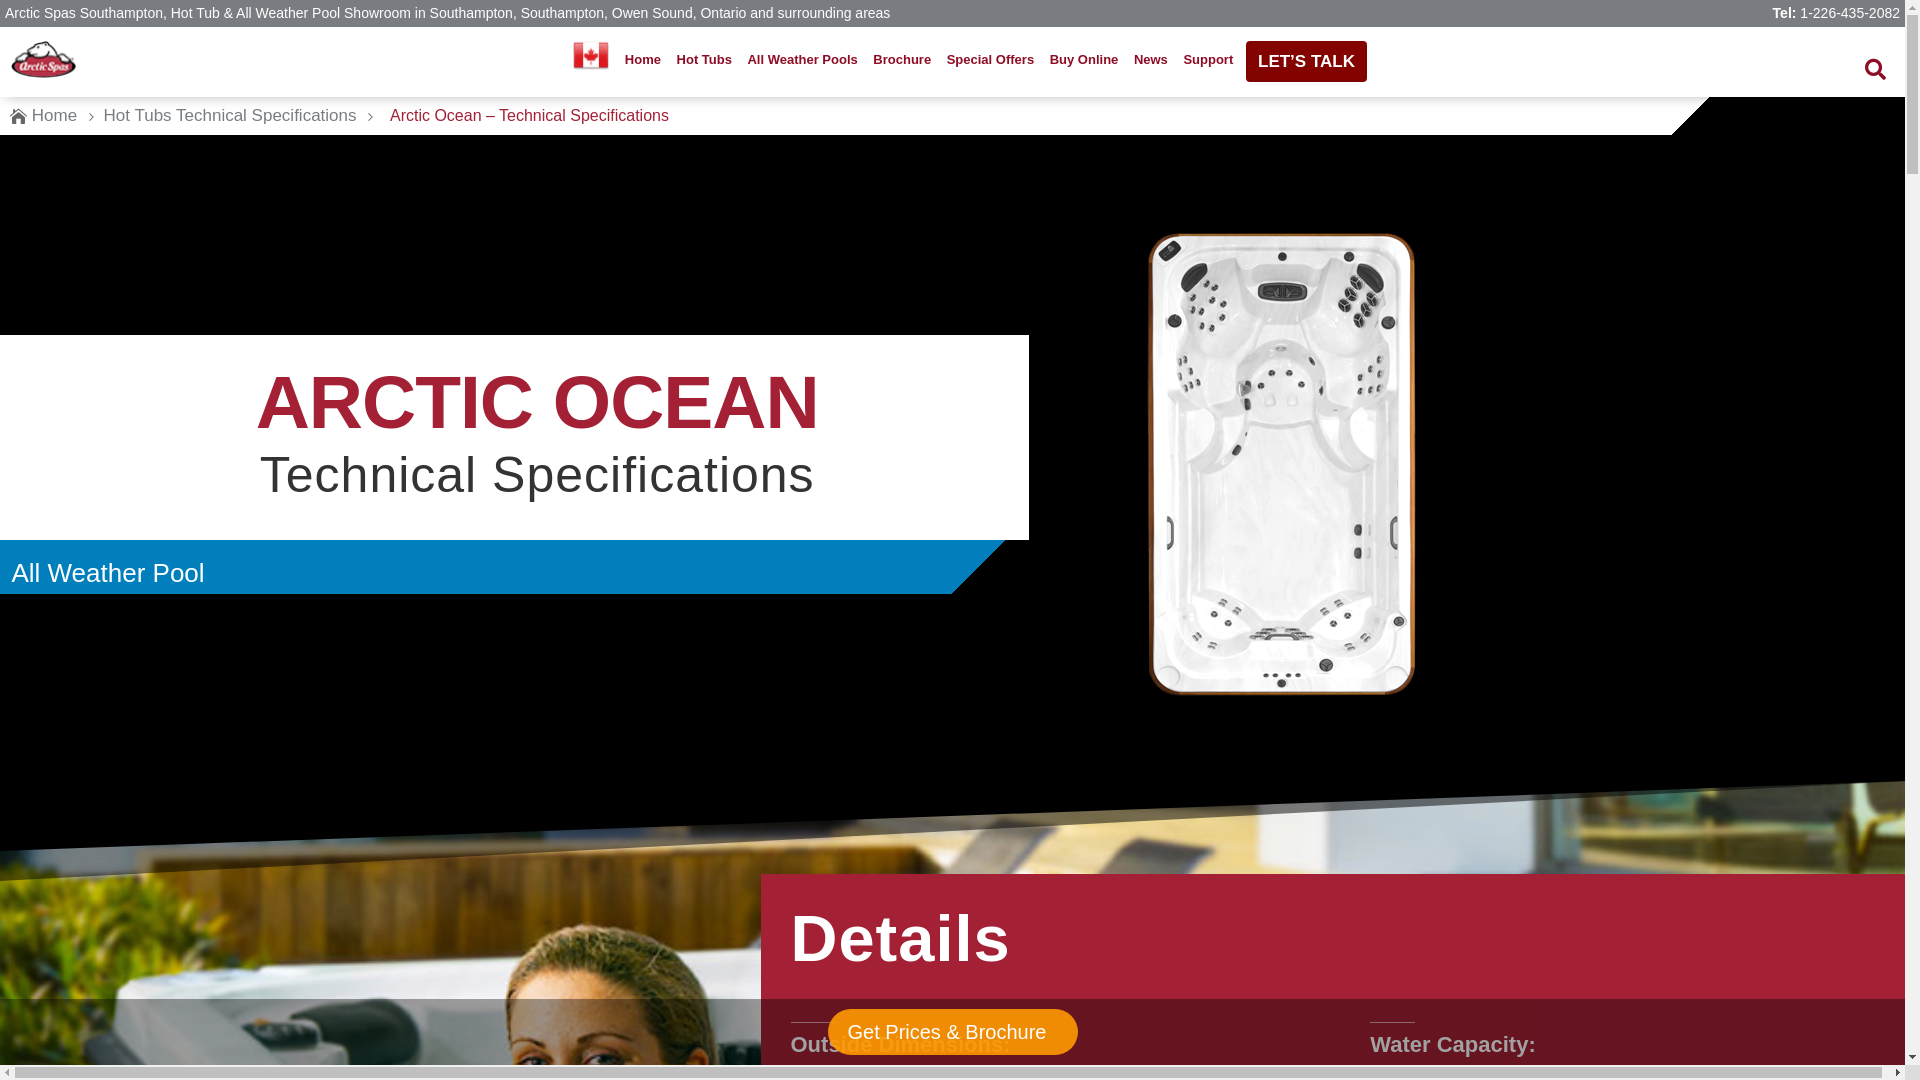 This screenshot has width=1920, height=1080. Describe the element at coordinates (589, 53) in the screenshot. I see `'Choose Your Location'` at that location.